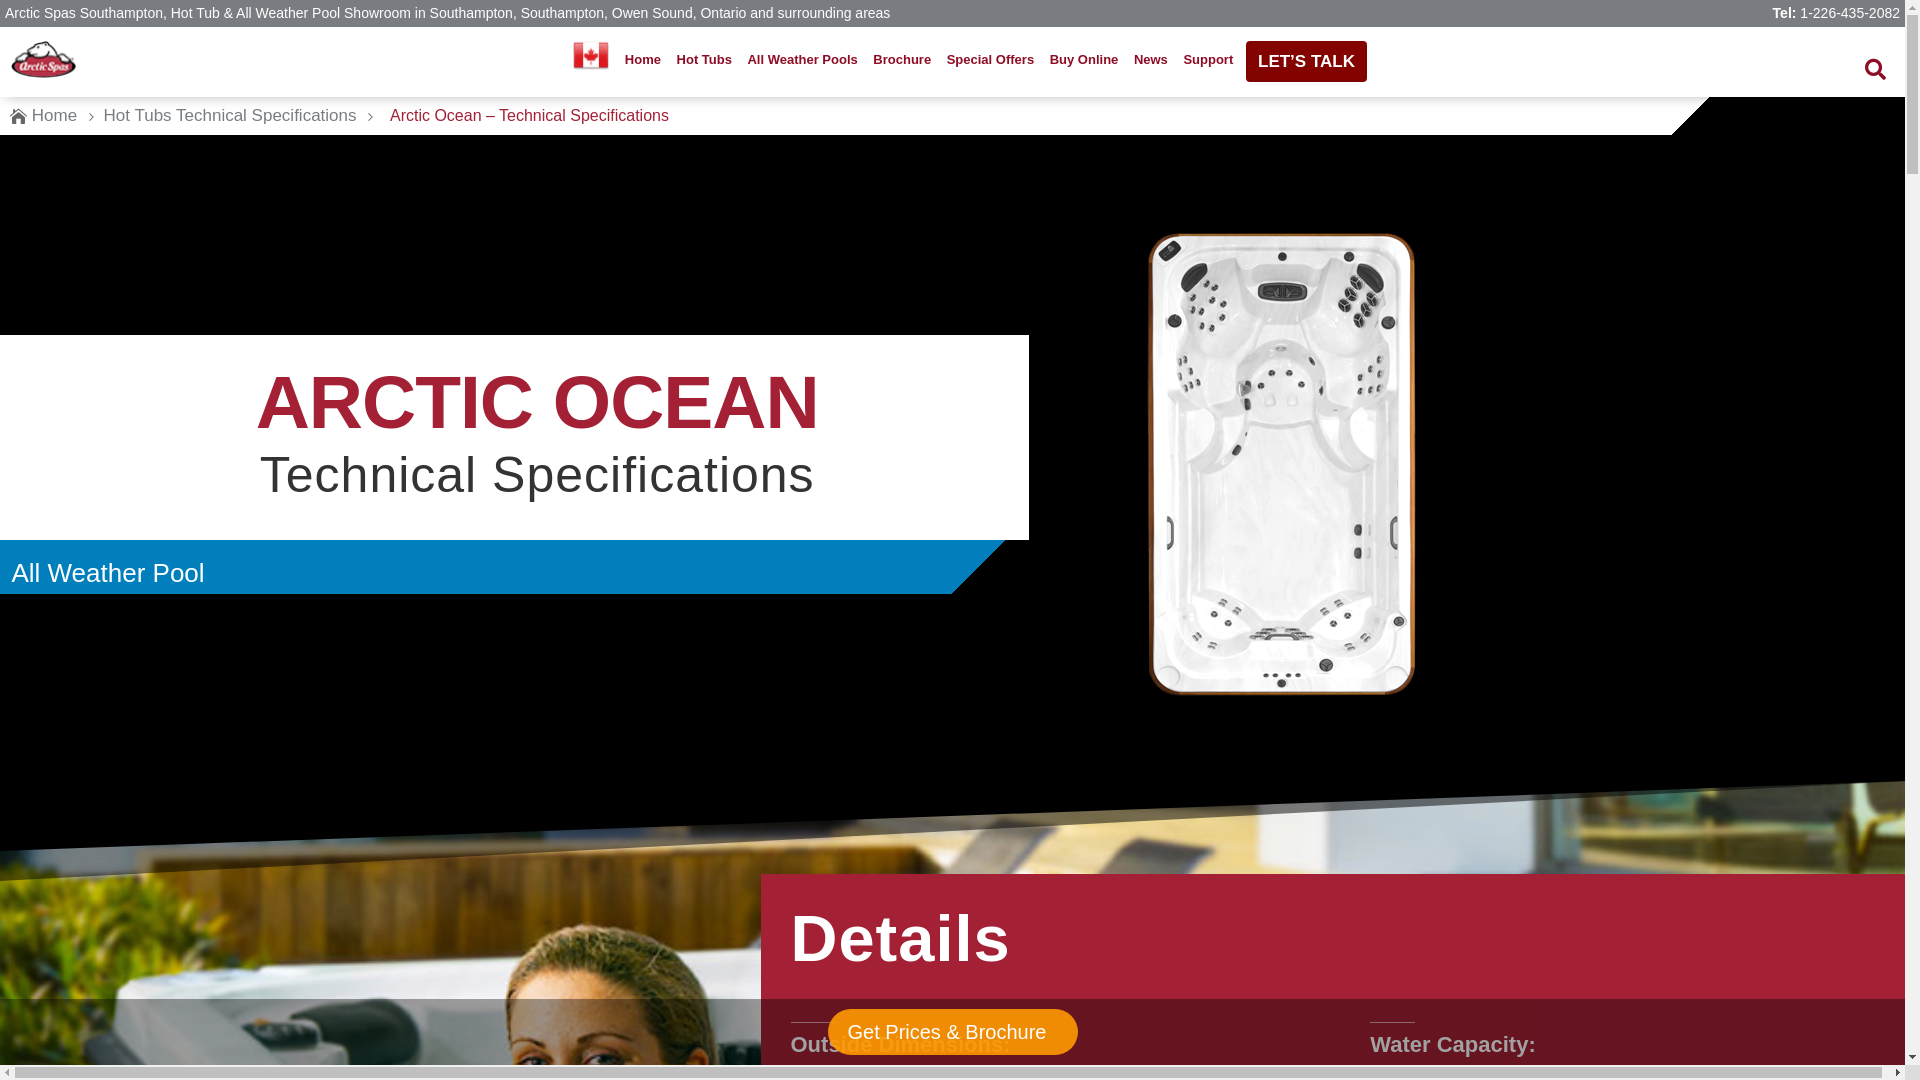 This screenshot has width=1920, height=1080. Describe the element at coordinates (589, 53) in the screenshot. I see `'Choose Your Location'` at that location.